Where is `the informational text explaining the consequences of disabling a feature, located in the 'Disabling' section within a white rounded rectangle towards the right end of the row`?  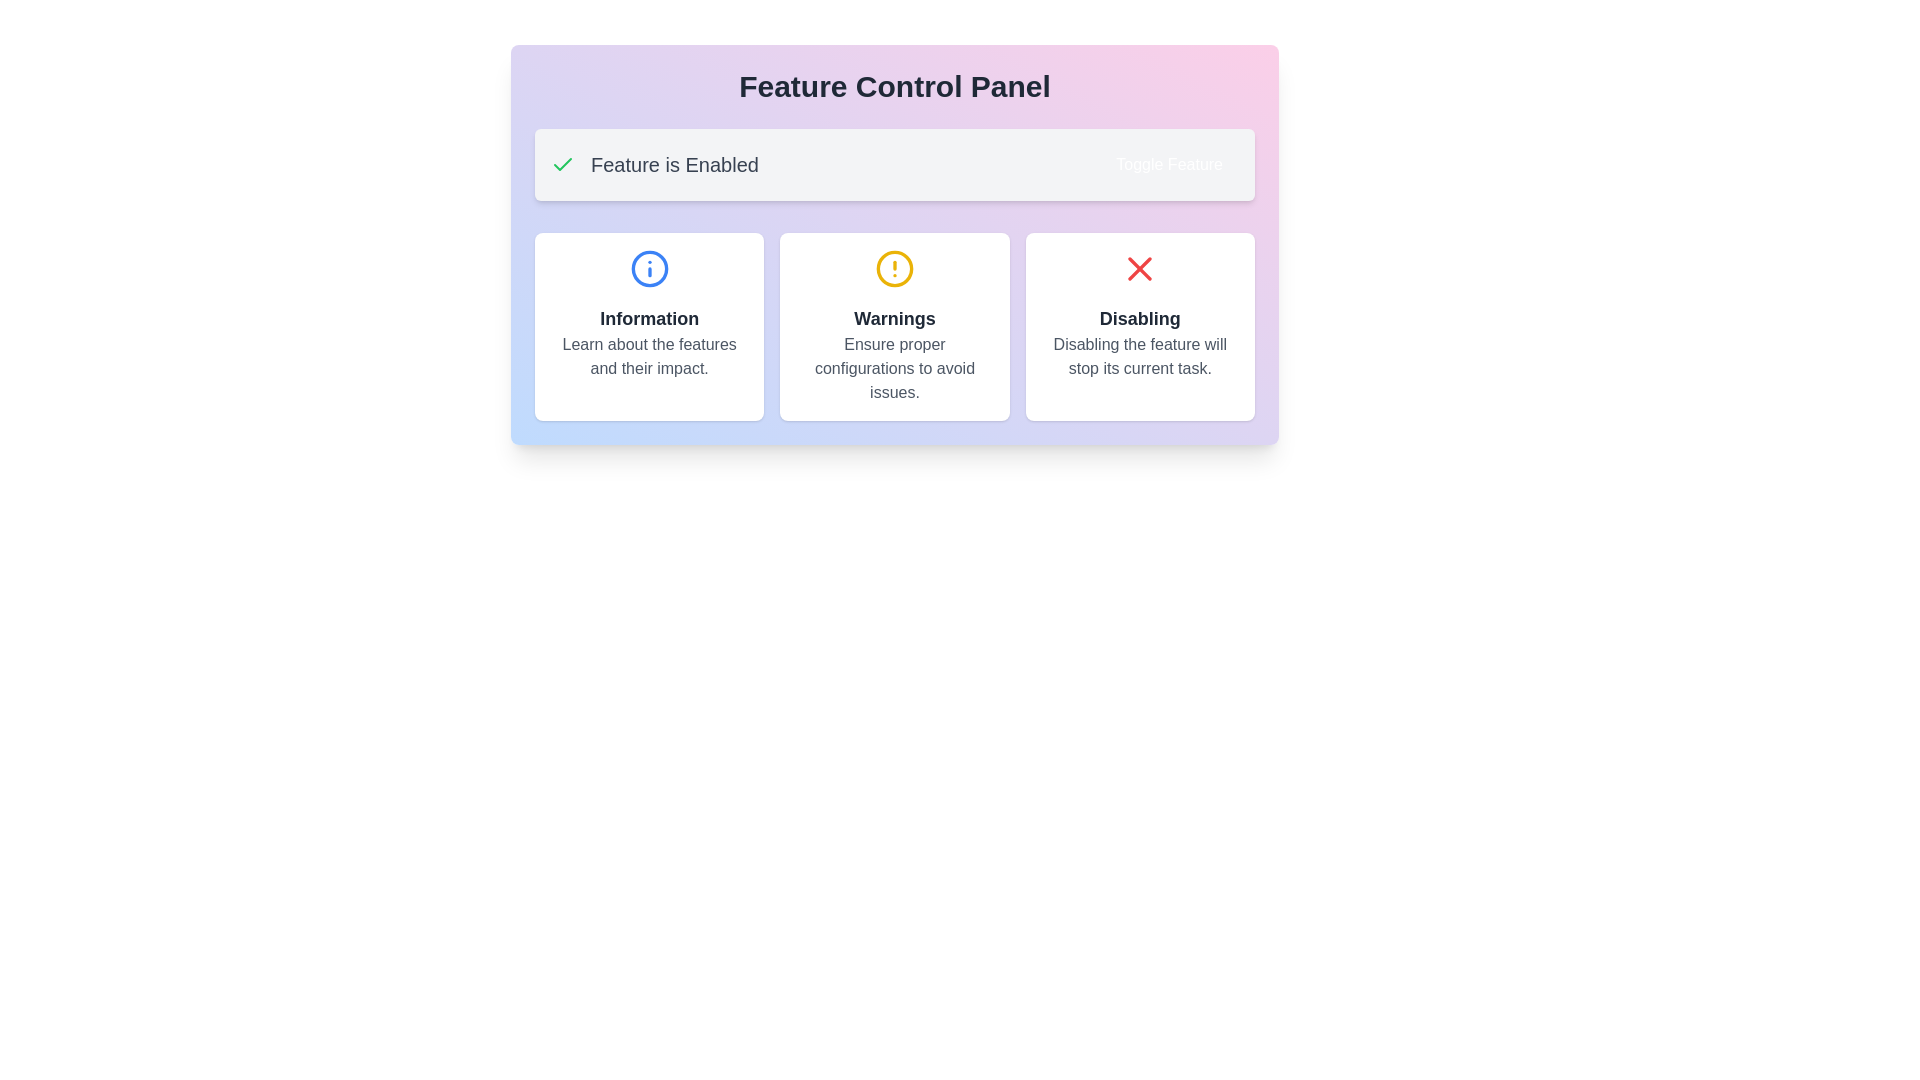
the informational text explaining the consequences of disabling a feature, located in the 'Disabling' section within a white rounded rectangle towards the right end of the row is located at coordinates (1140, 356).